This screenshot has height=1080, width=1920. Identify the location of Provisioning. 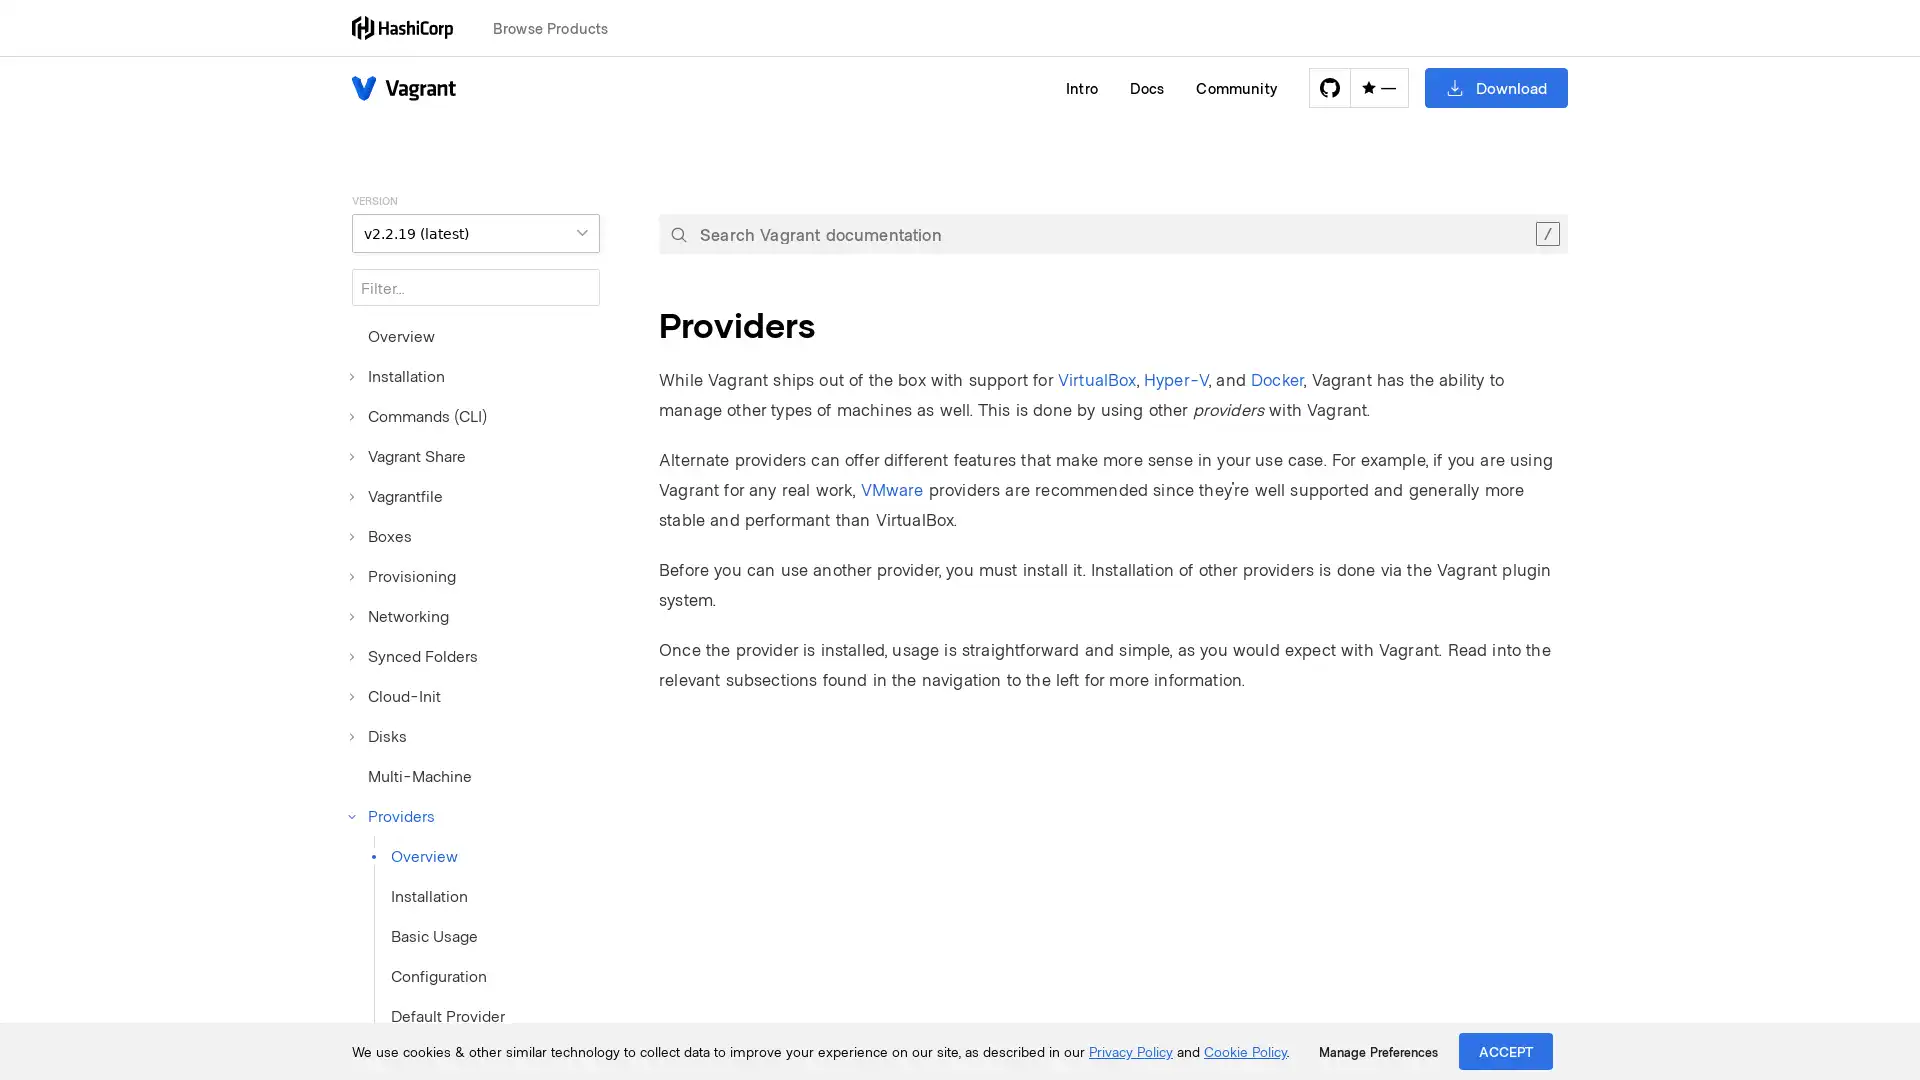
(402, 575).